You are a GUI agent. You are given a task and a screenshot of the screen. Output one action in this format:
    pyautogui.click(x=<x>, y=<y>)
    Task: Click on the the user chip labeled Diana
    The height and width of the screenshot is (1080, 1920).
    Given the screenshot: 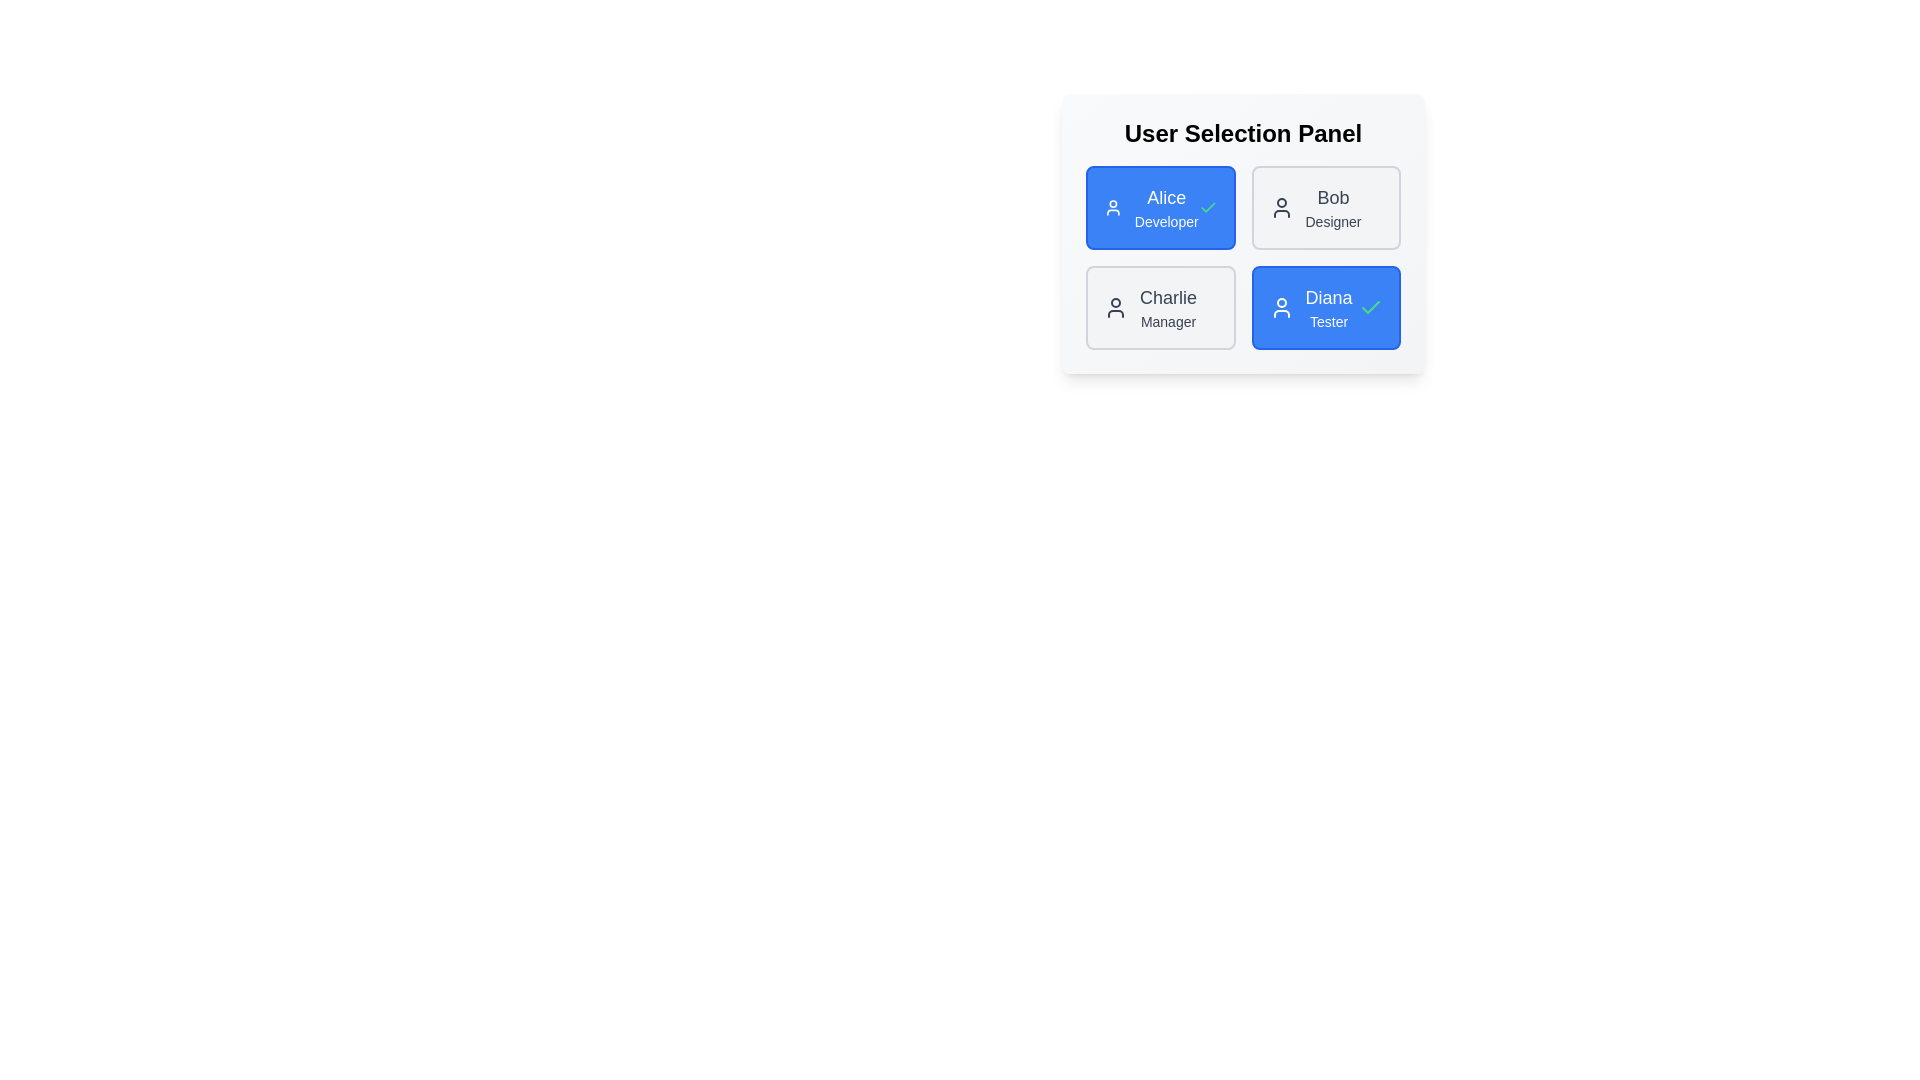 What is the action you would take?
    pyautogui.click(x=1326, y=308)
    